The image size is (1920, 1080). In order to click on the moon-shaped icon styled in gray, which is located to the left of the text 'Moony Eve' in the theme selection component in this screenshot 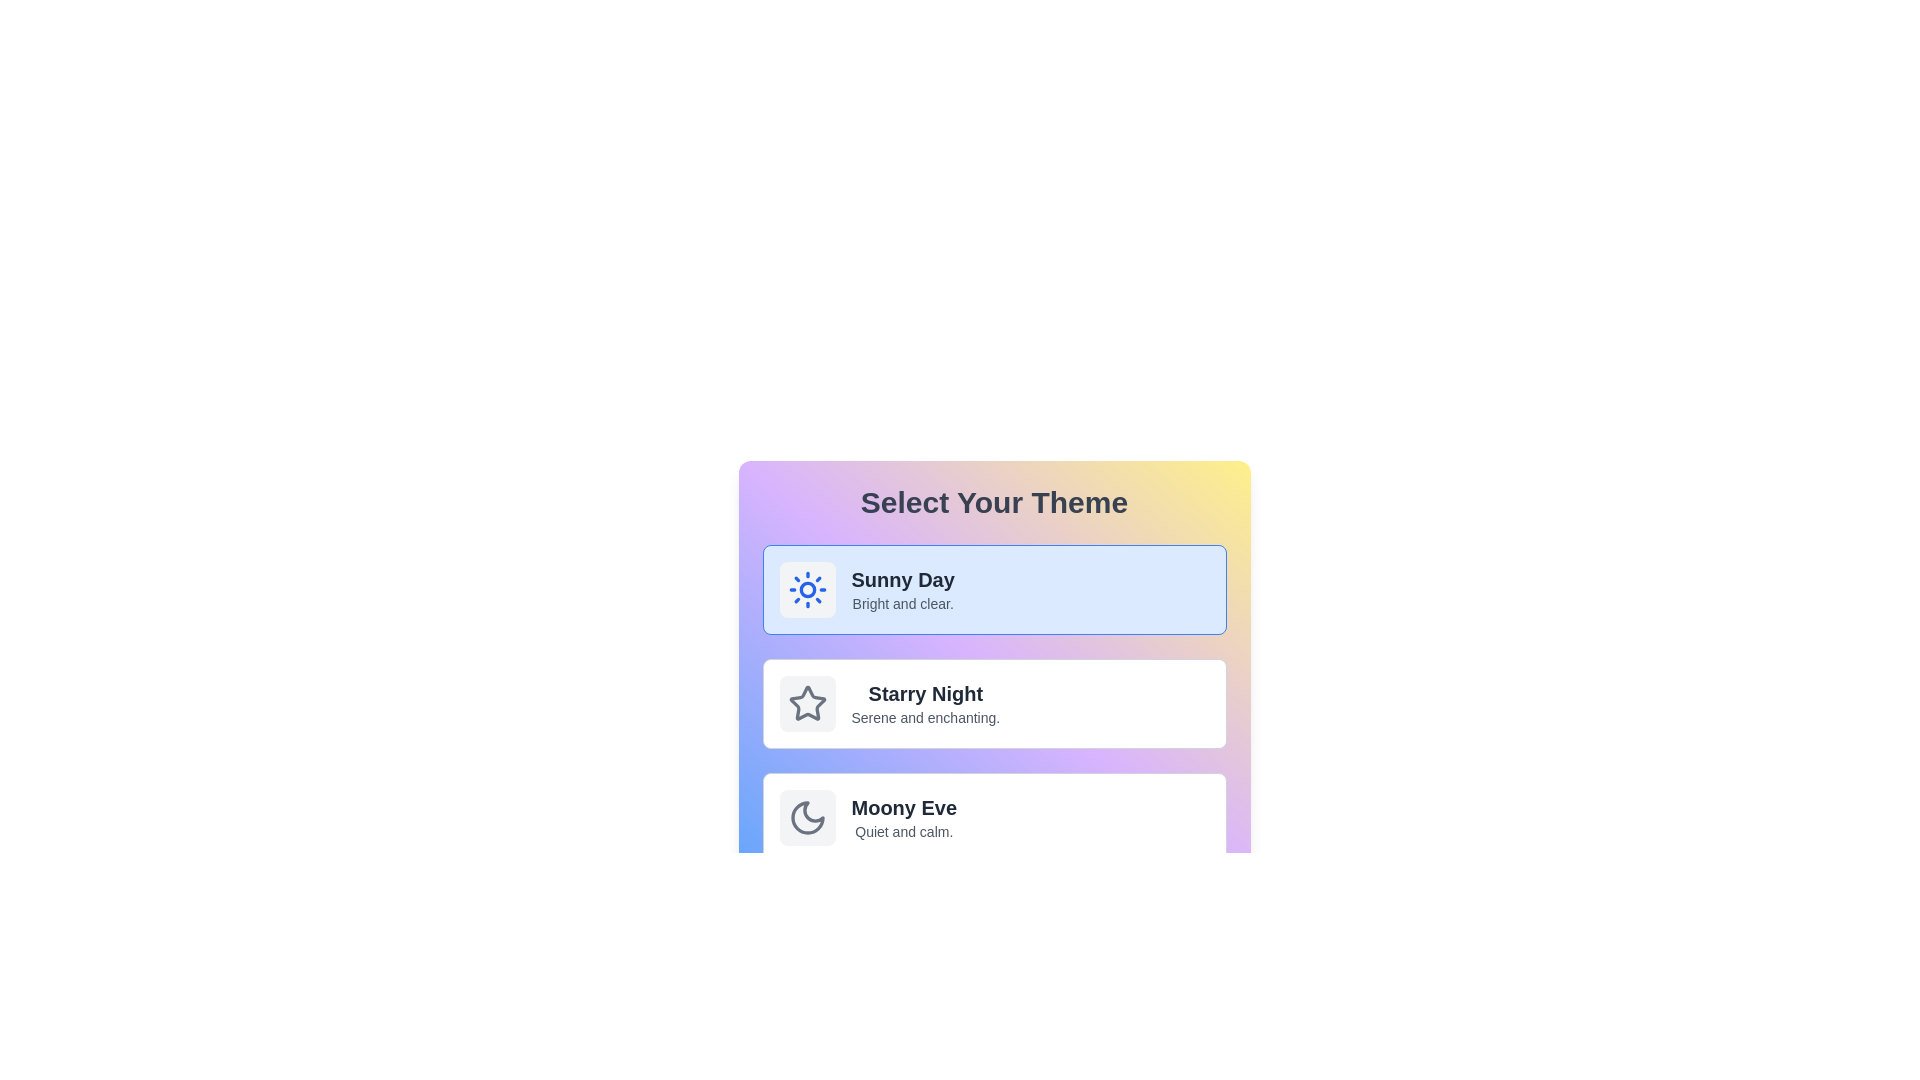, I will do `click(807, 817)`.